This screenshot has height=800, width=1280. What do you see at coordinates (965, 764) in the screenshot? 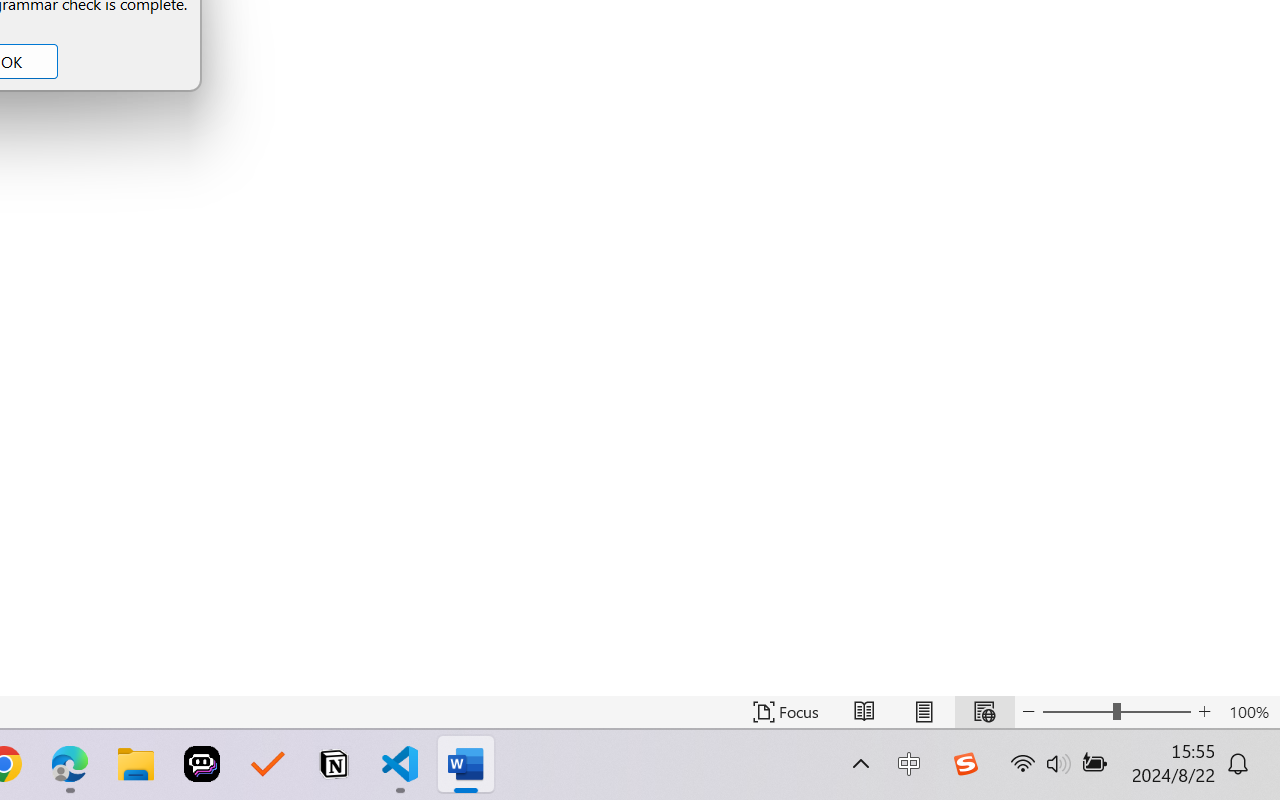
I see `'Class: Image'` at bounding box center [965, 764].